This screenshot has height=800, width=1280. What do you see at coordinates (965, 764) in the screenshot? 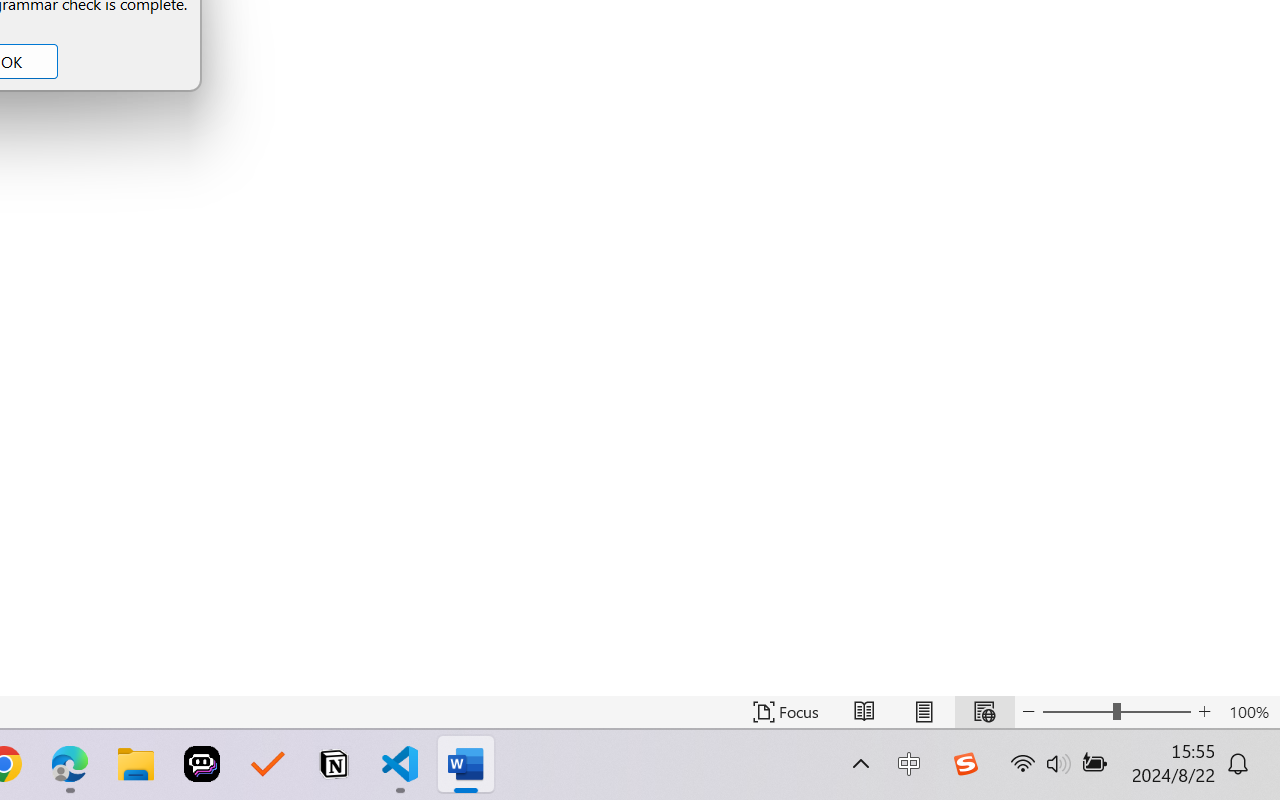
I see `'Class: Image'` at bounding box center [965, 764].